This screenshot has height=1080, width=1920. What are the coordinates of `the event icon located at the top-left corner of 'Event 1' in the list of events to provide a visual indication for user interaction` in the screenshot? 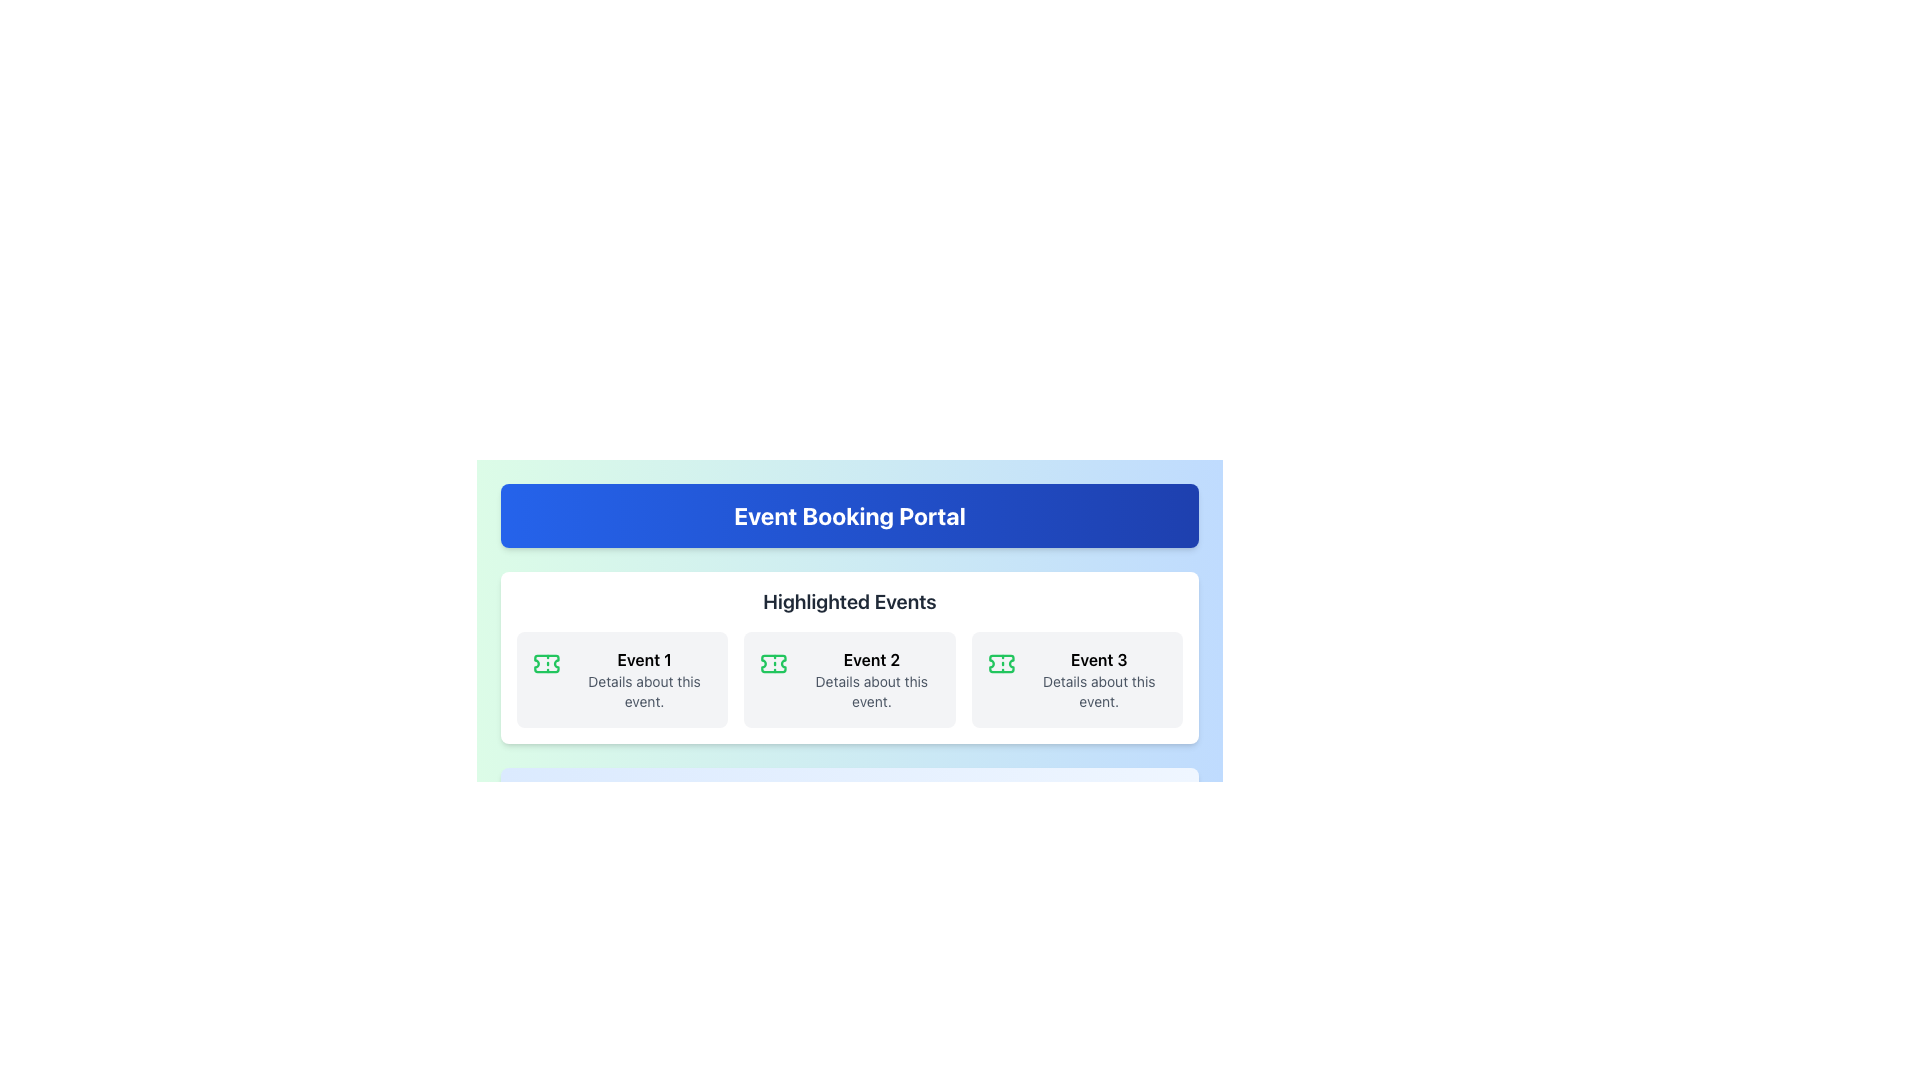 It's located at (546, 663).